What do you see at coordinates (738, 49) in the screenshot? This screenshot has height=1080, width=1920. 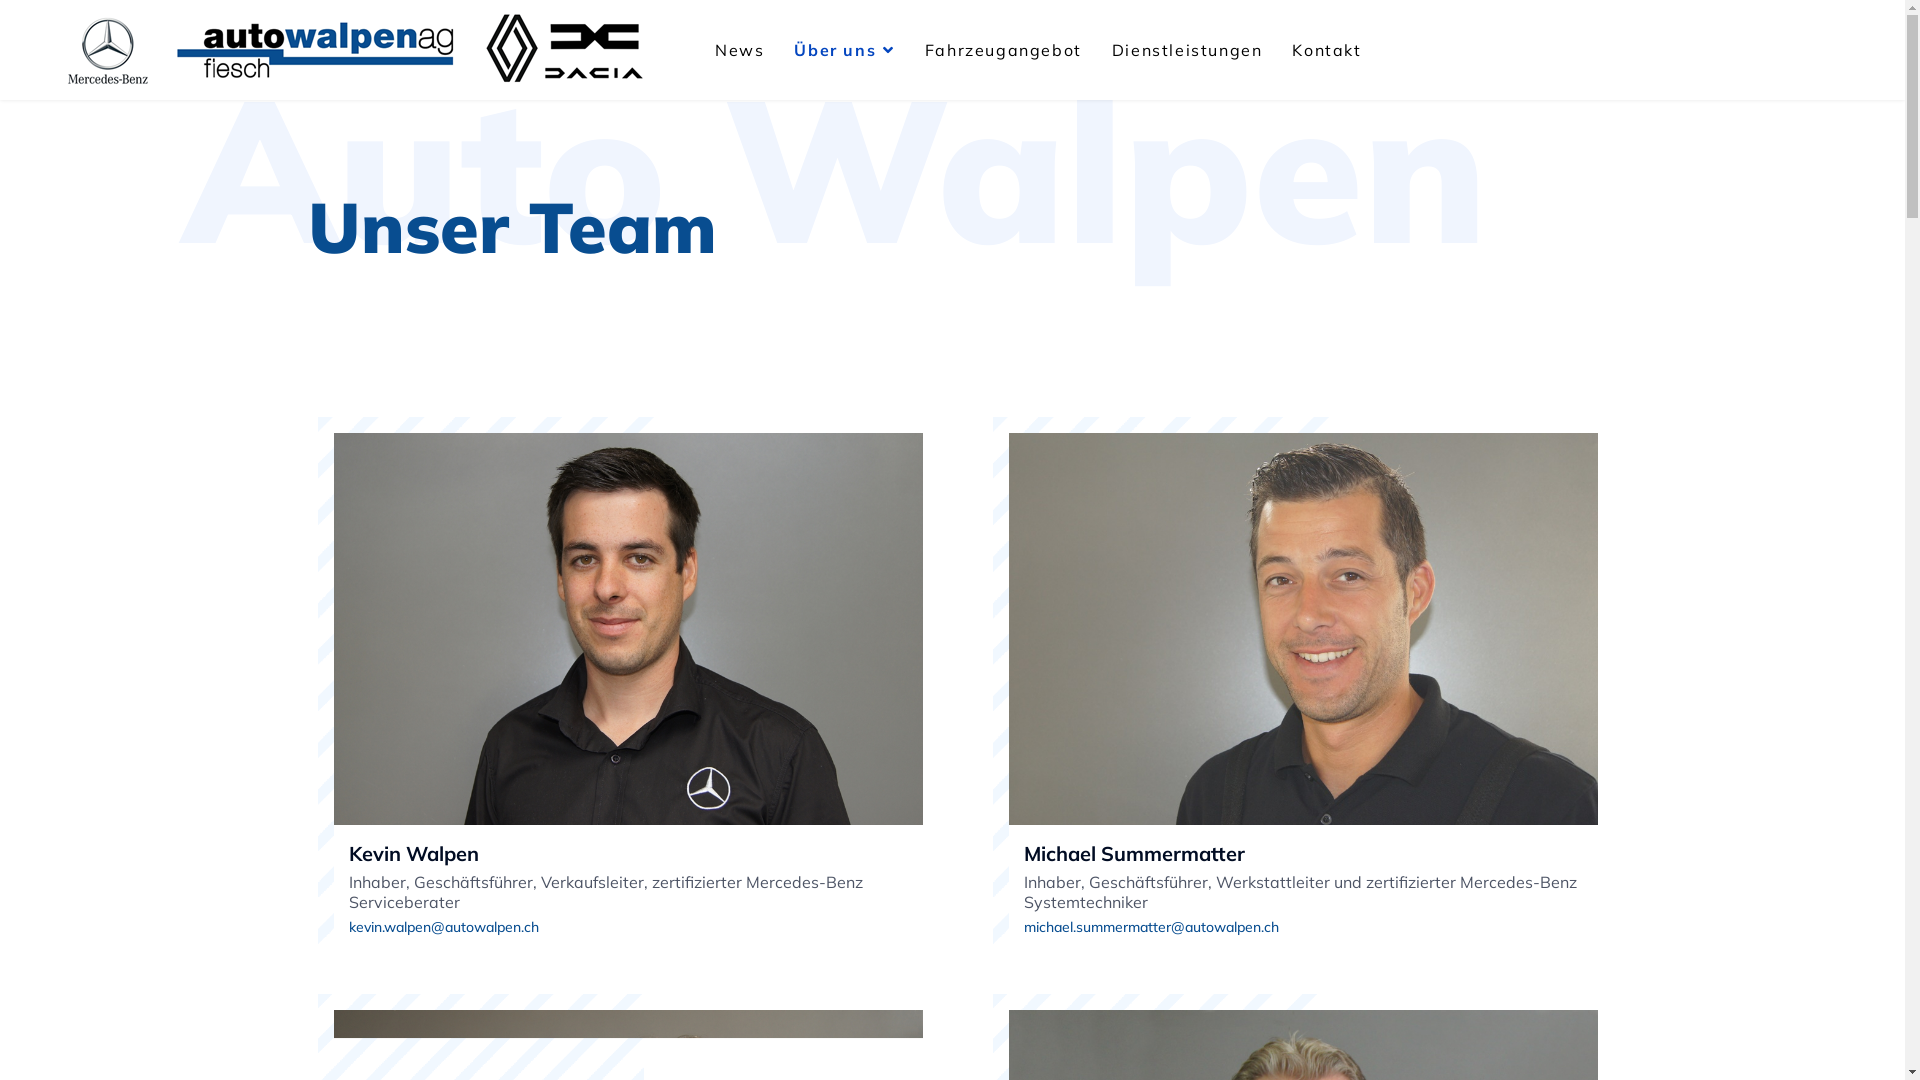 I see `'News'` at bounding box center [738, 49].